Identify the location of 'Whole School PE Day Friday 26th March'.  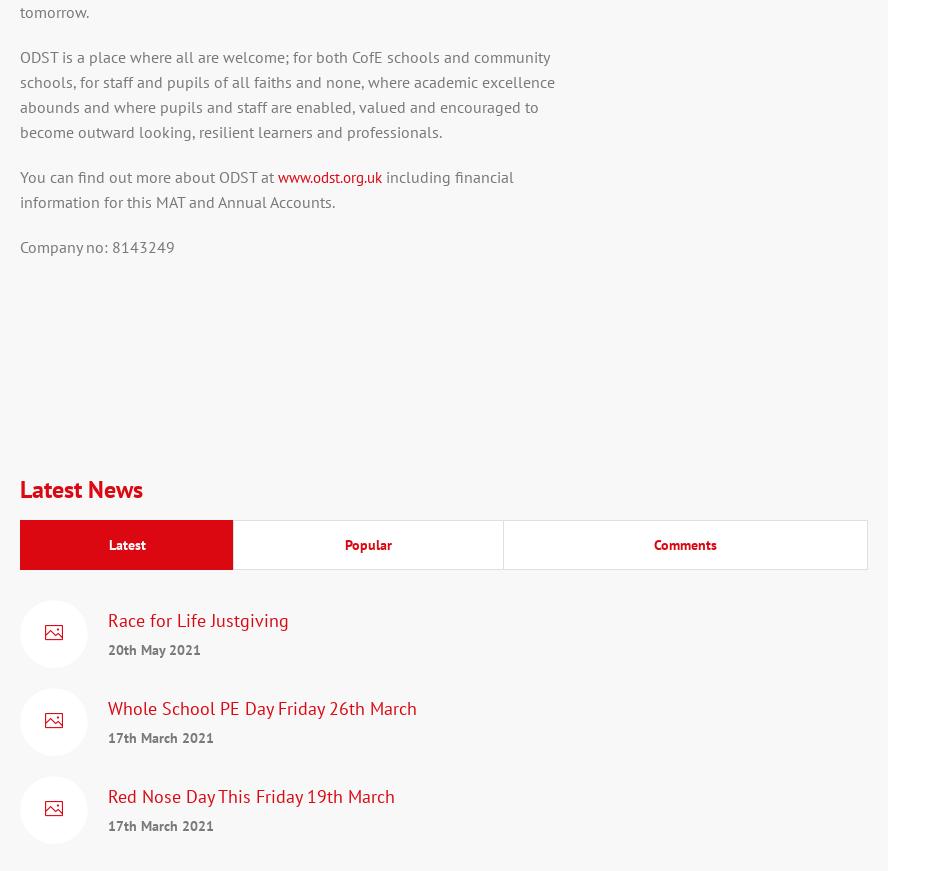
(261, 707).